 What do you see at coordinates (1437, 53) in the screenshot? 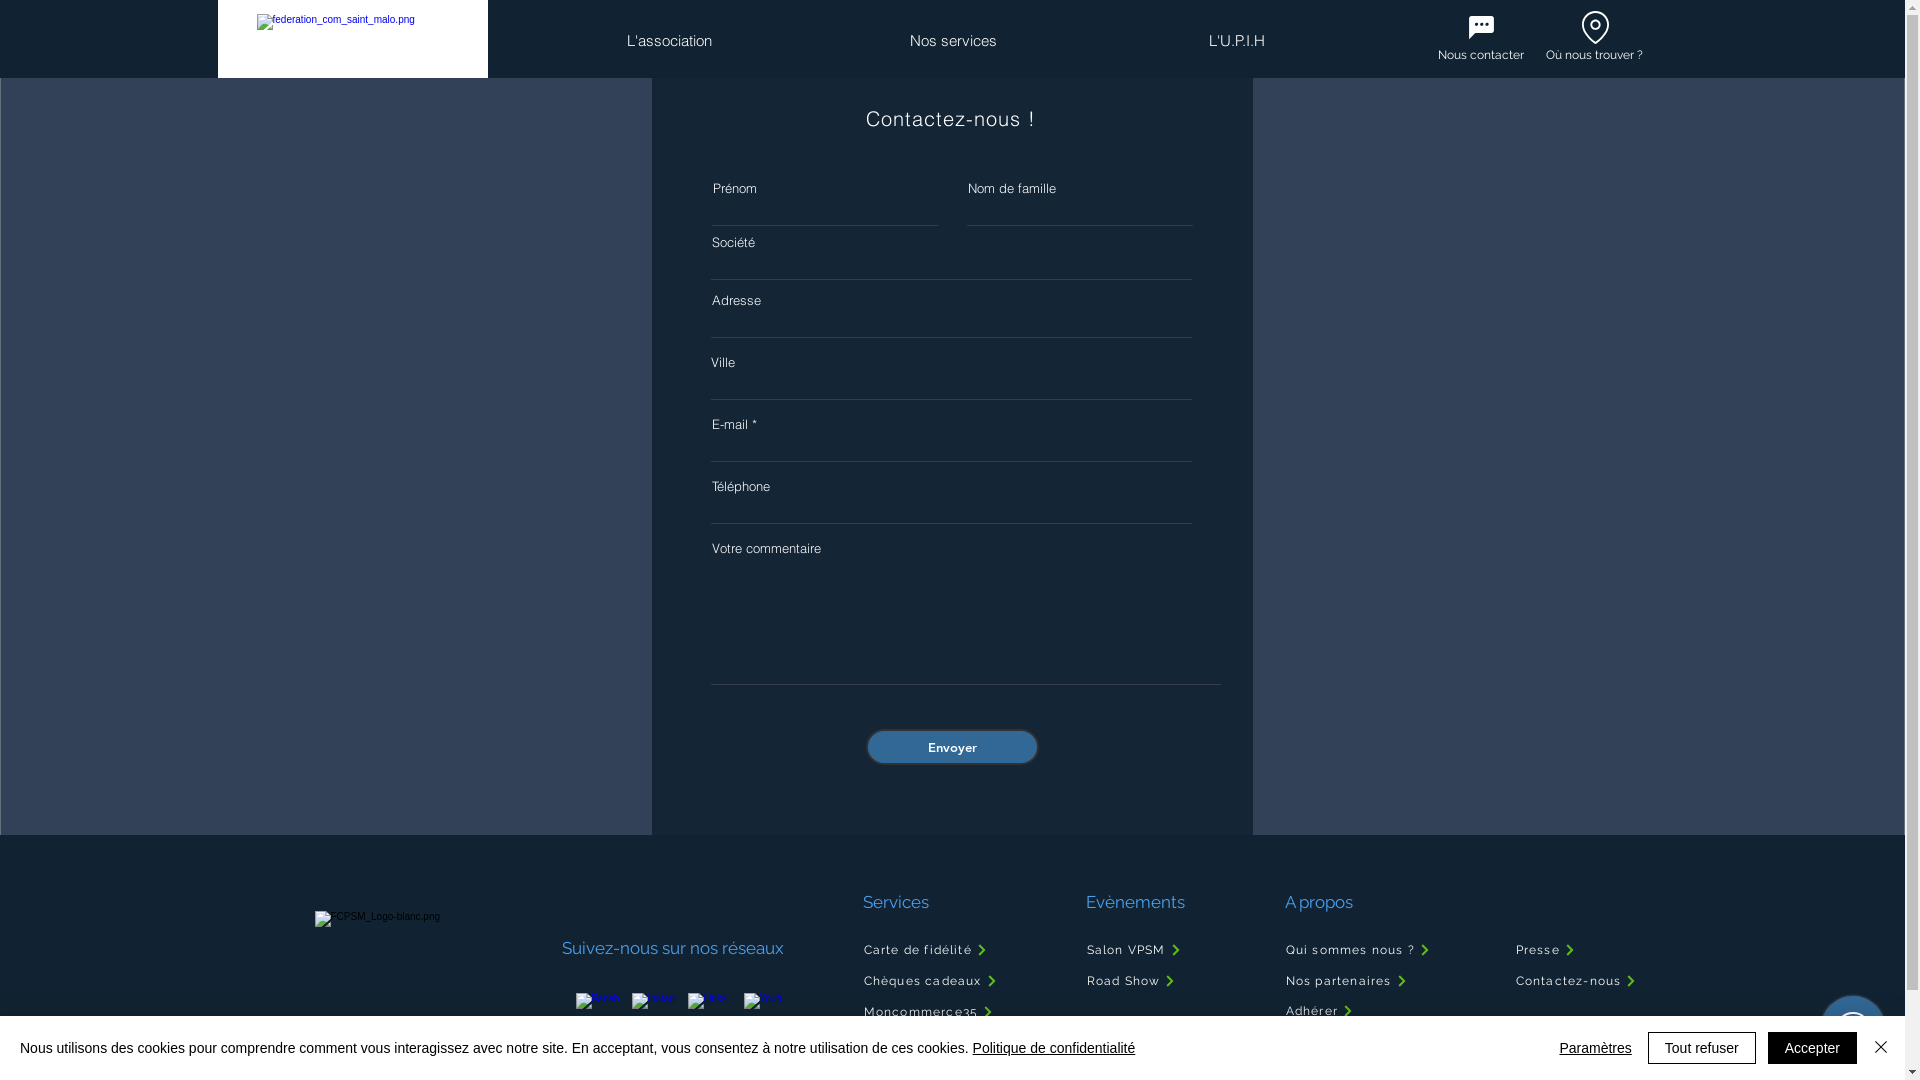
I see `'Nous contacter'` at bounding box center [1437, 53].